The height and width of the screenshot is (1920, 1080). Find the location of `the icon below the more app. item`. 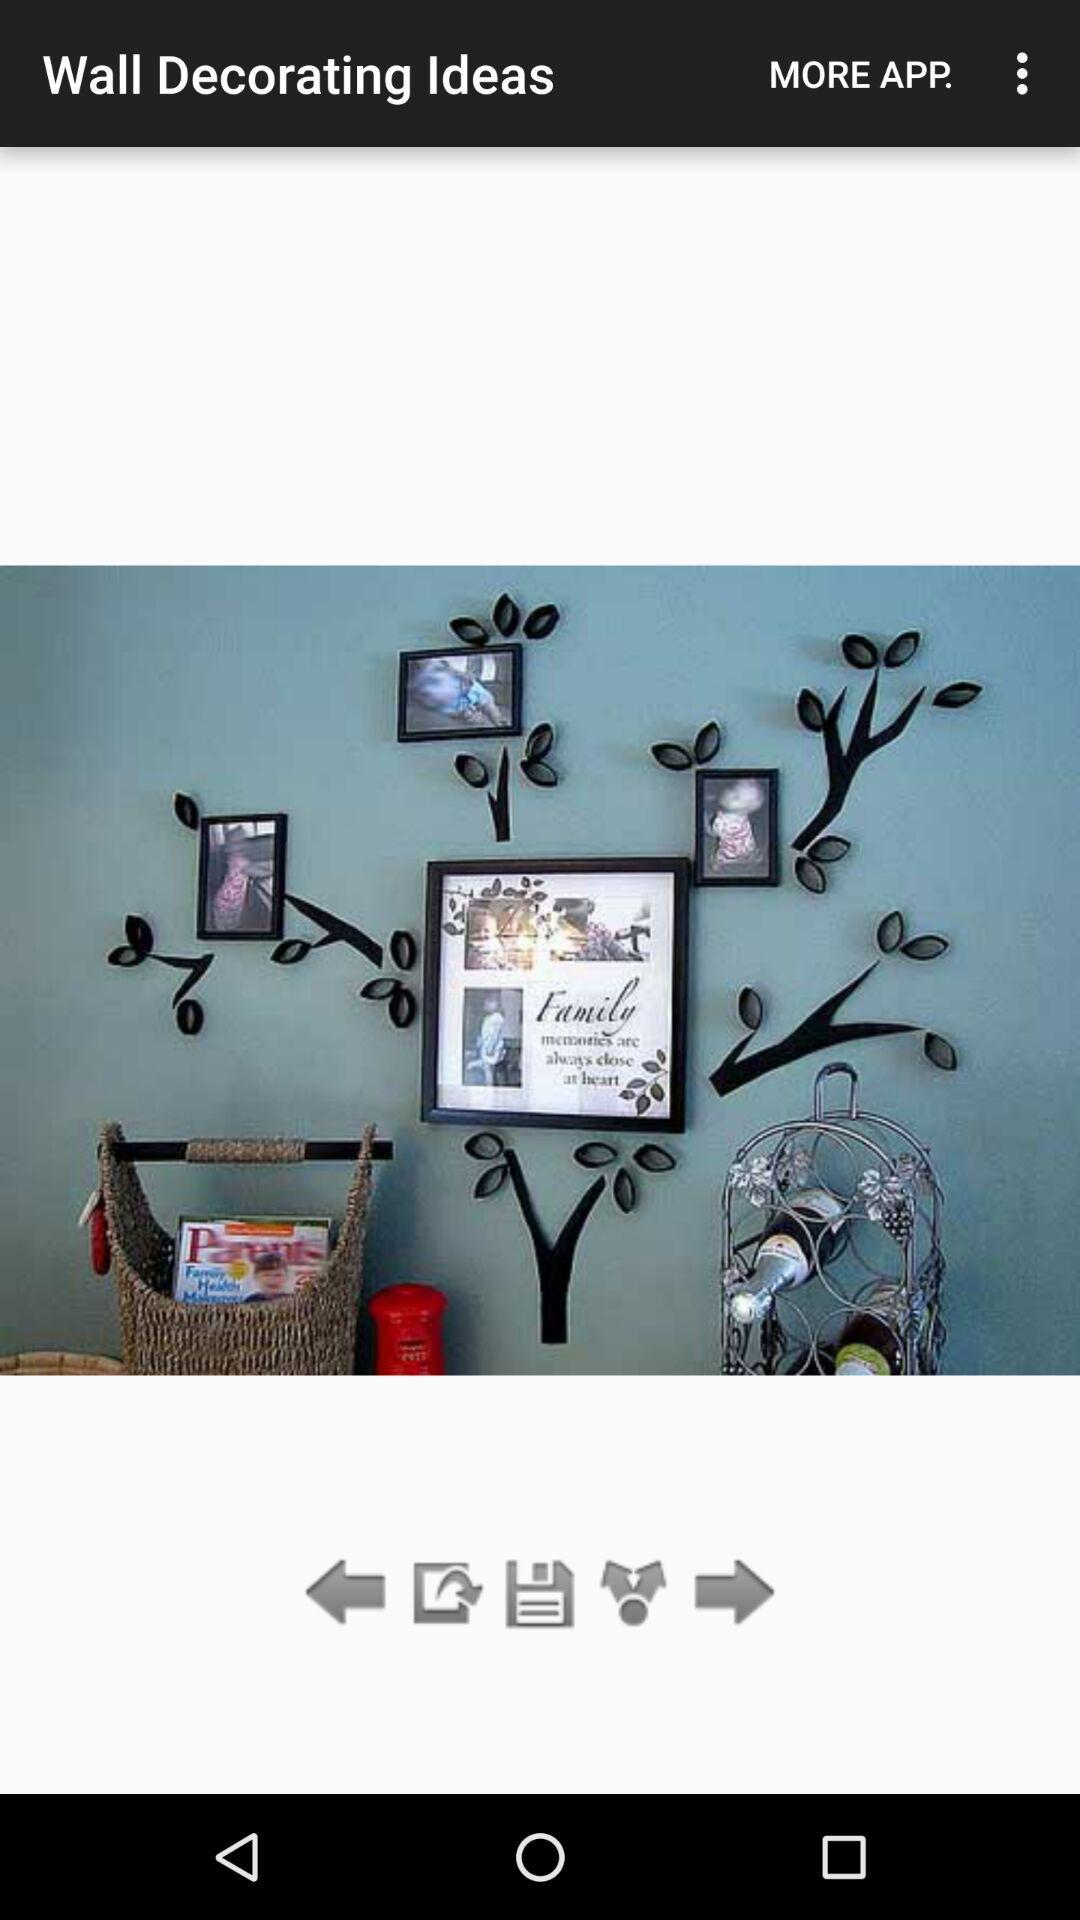

the icon below the more app. item is located at coordinates (729, 1593).